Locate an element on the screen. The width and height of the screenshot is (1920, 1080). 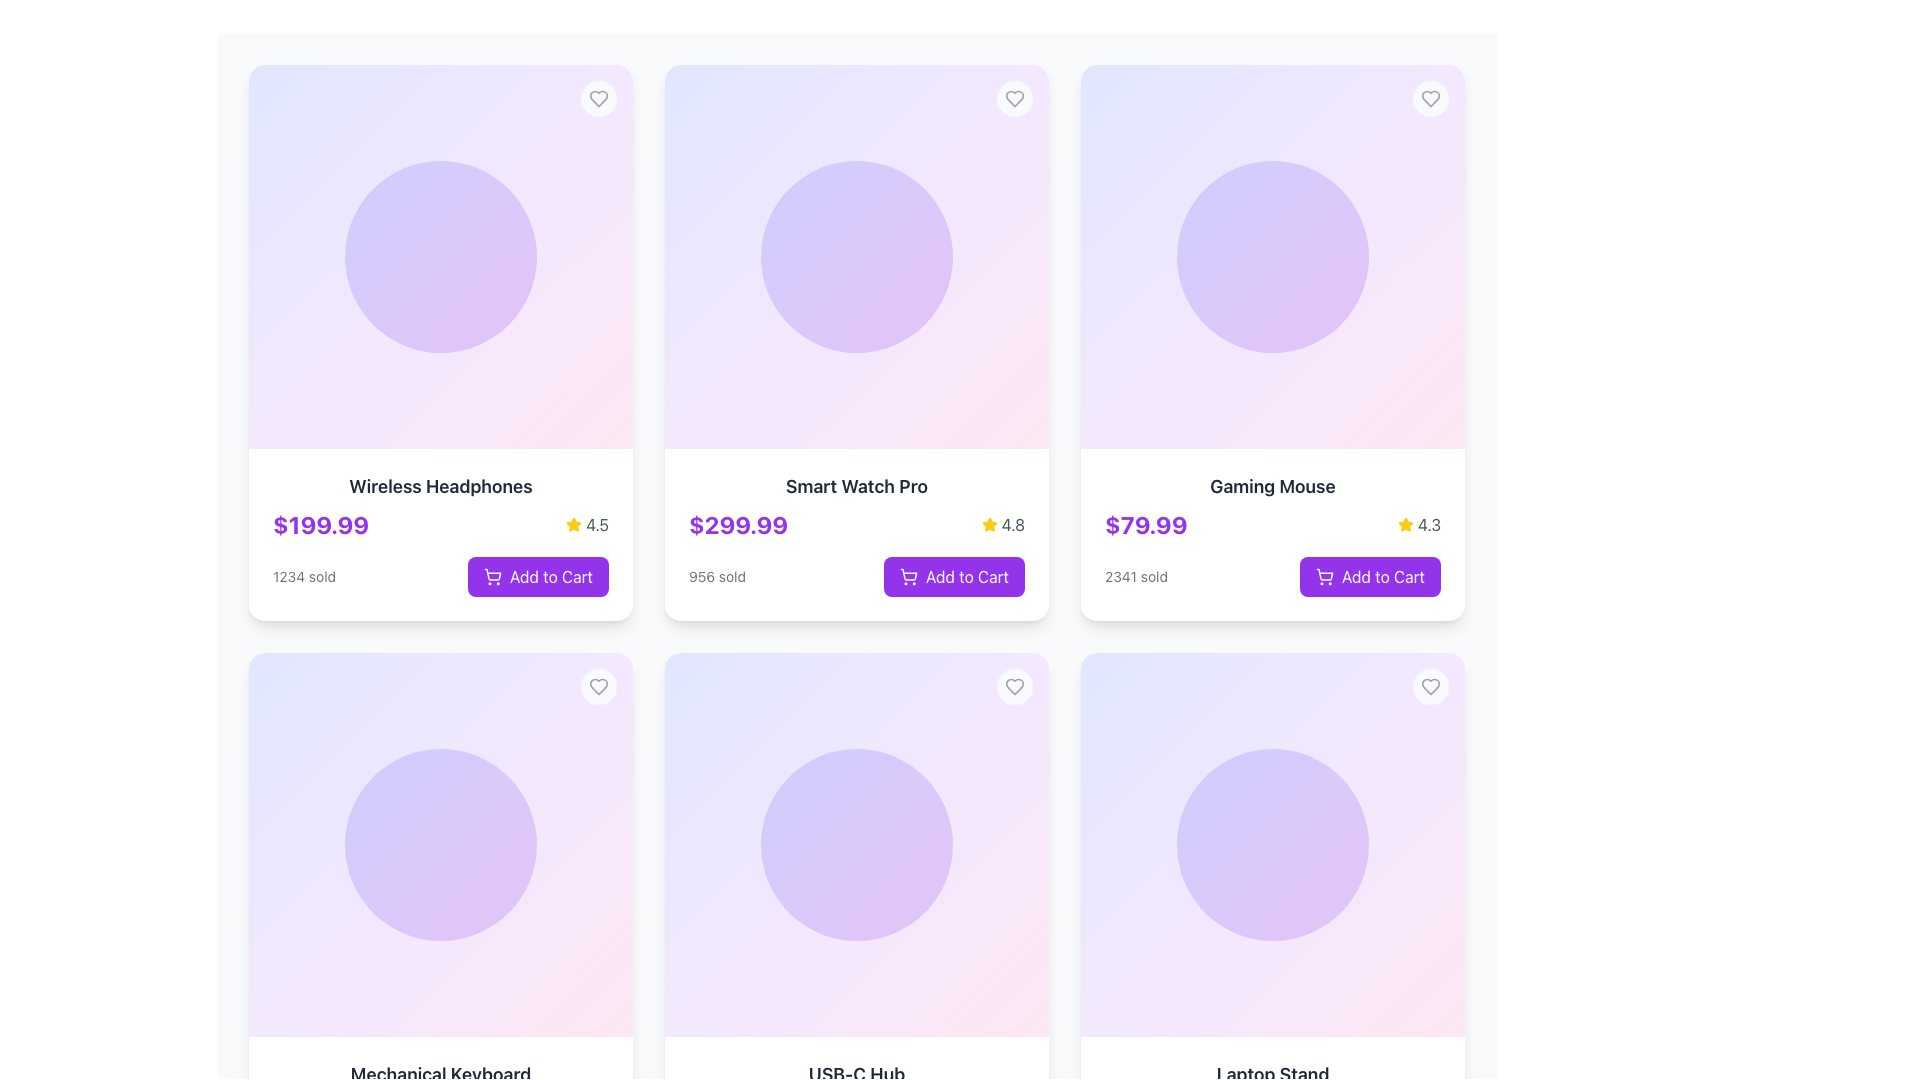
the informational display that shows the product price and user rating for the 'Gaming Mouse', positioned above the 'Add to Cart' button is located at coordinates (1271, 523).